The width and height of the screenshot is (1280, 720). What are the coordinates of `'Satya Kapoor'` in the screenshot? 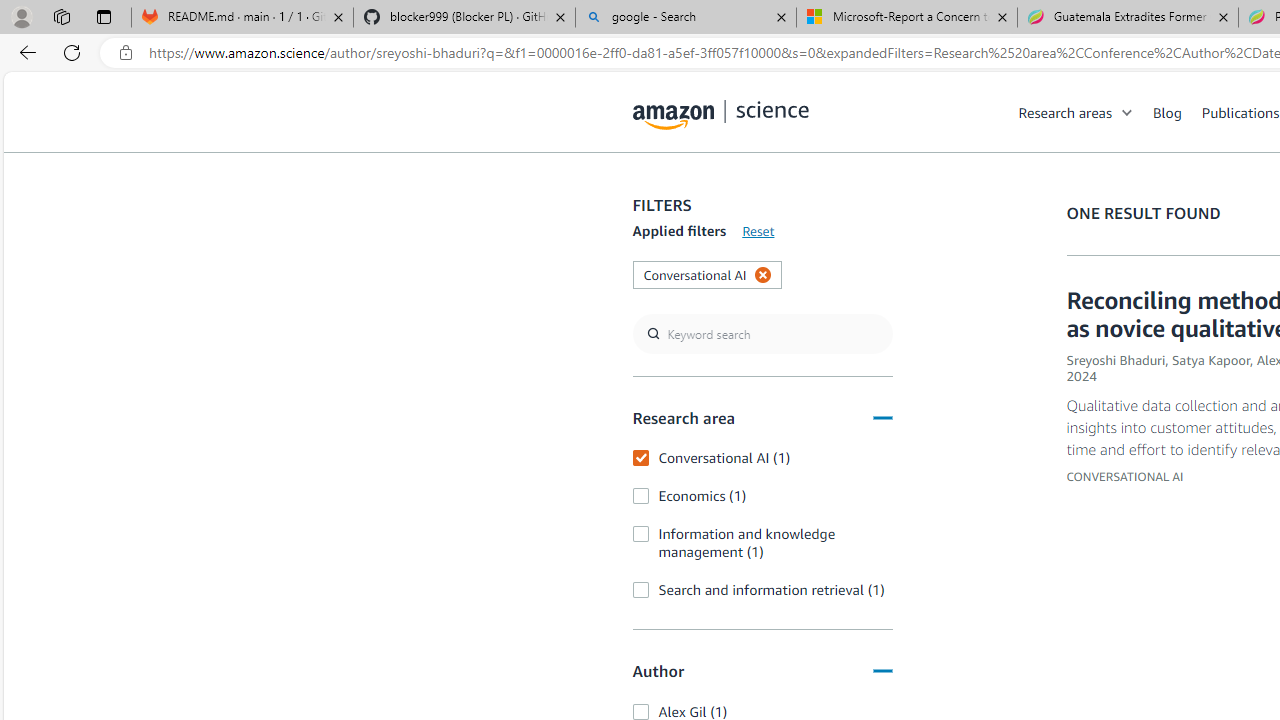 It's located at (1209, 360).